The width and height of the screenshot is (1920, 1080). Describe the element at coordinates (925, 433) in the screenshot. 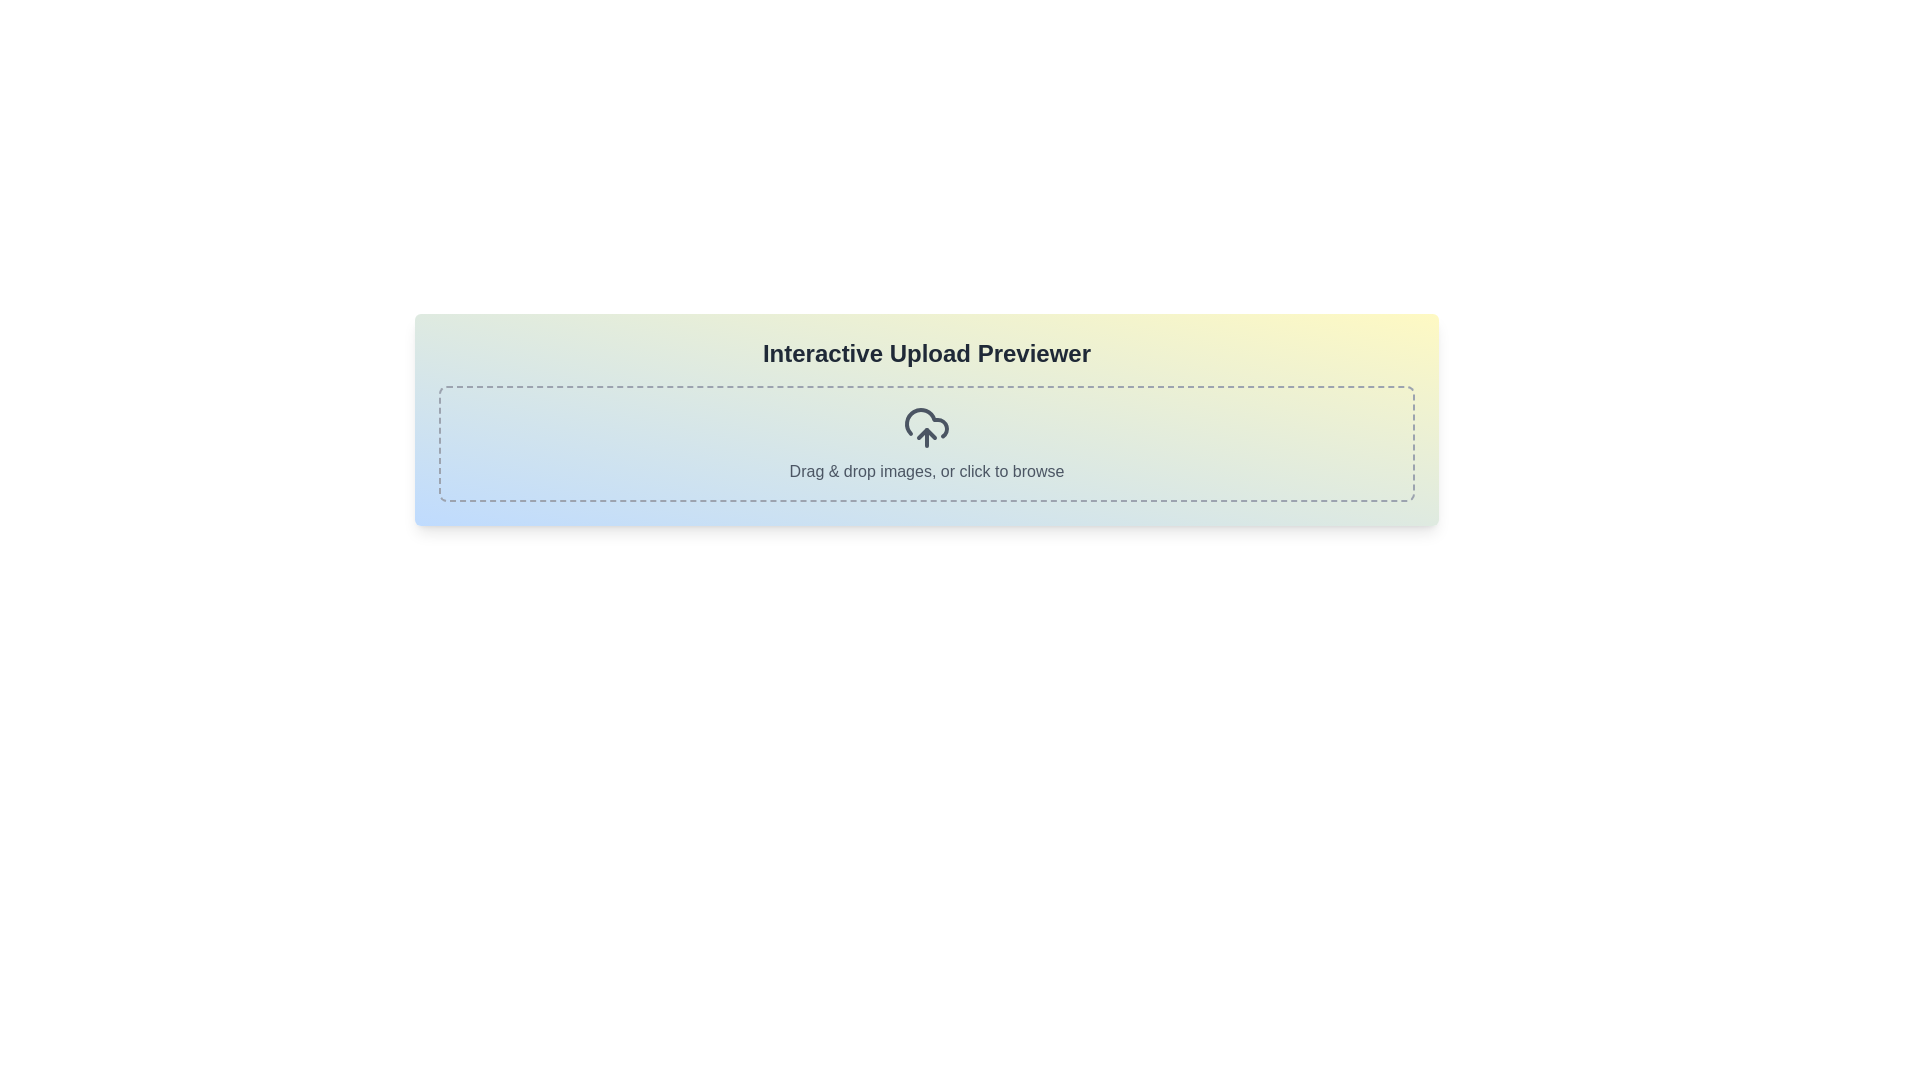

I see `the visual representation of the downward-pointing chevron within the upload icon, which is part of a cloud graphic` at that location.